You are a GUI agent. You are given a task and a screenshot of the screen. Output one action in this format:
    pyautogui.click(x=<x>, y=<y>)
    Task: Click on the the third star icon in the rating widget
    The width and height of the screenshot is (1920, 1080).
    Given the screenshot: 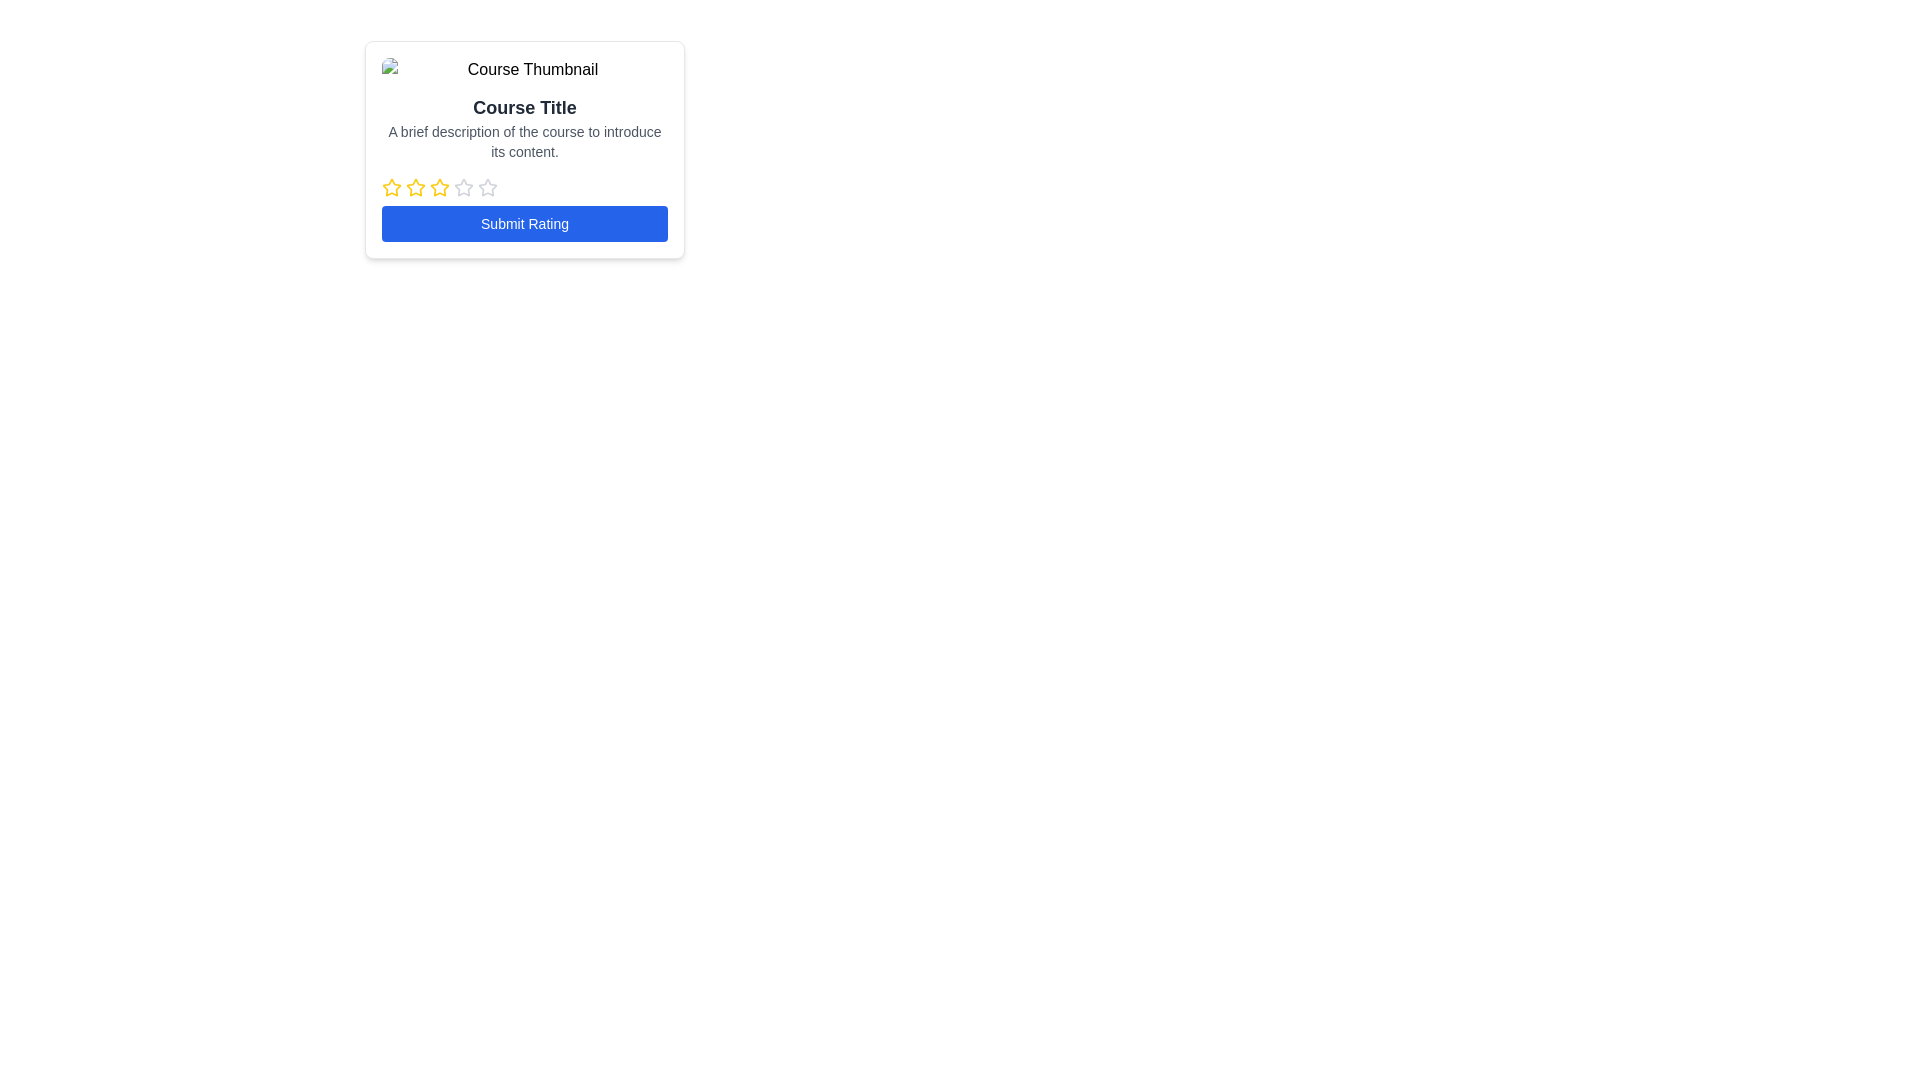 What is the action you would take?
    pyautogui.click(x=439, y=188)
    